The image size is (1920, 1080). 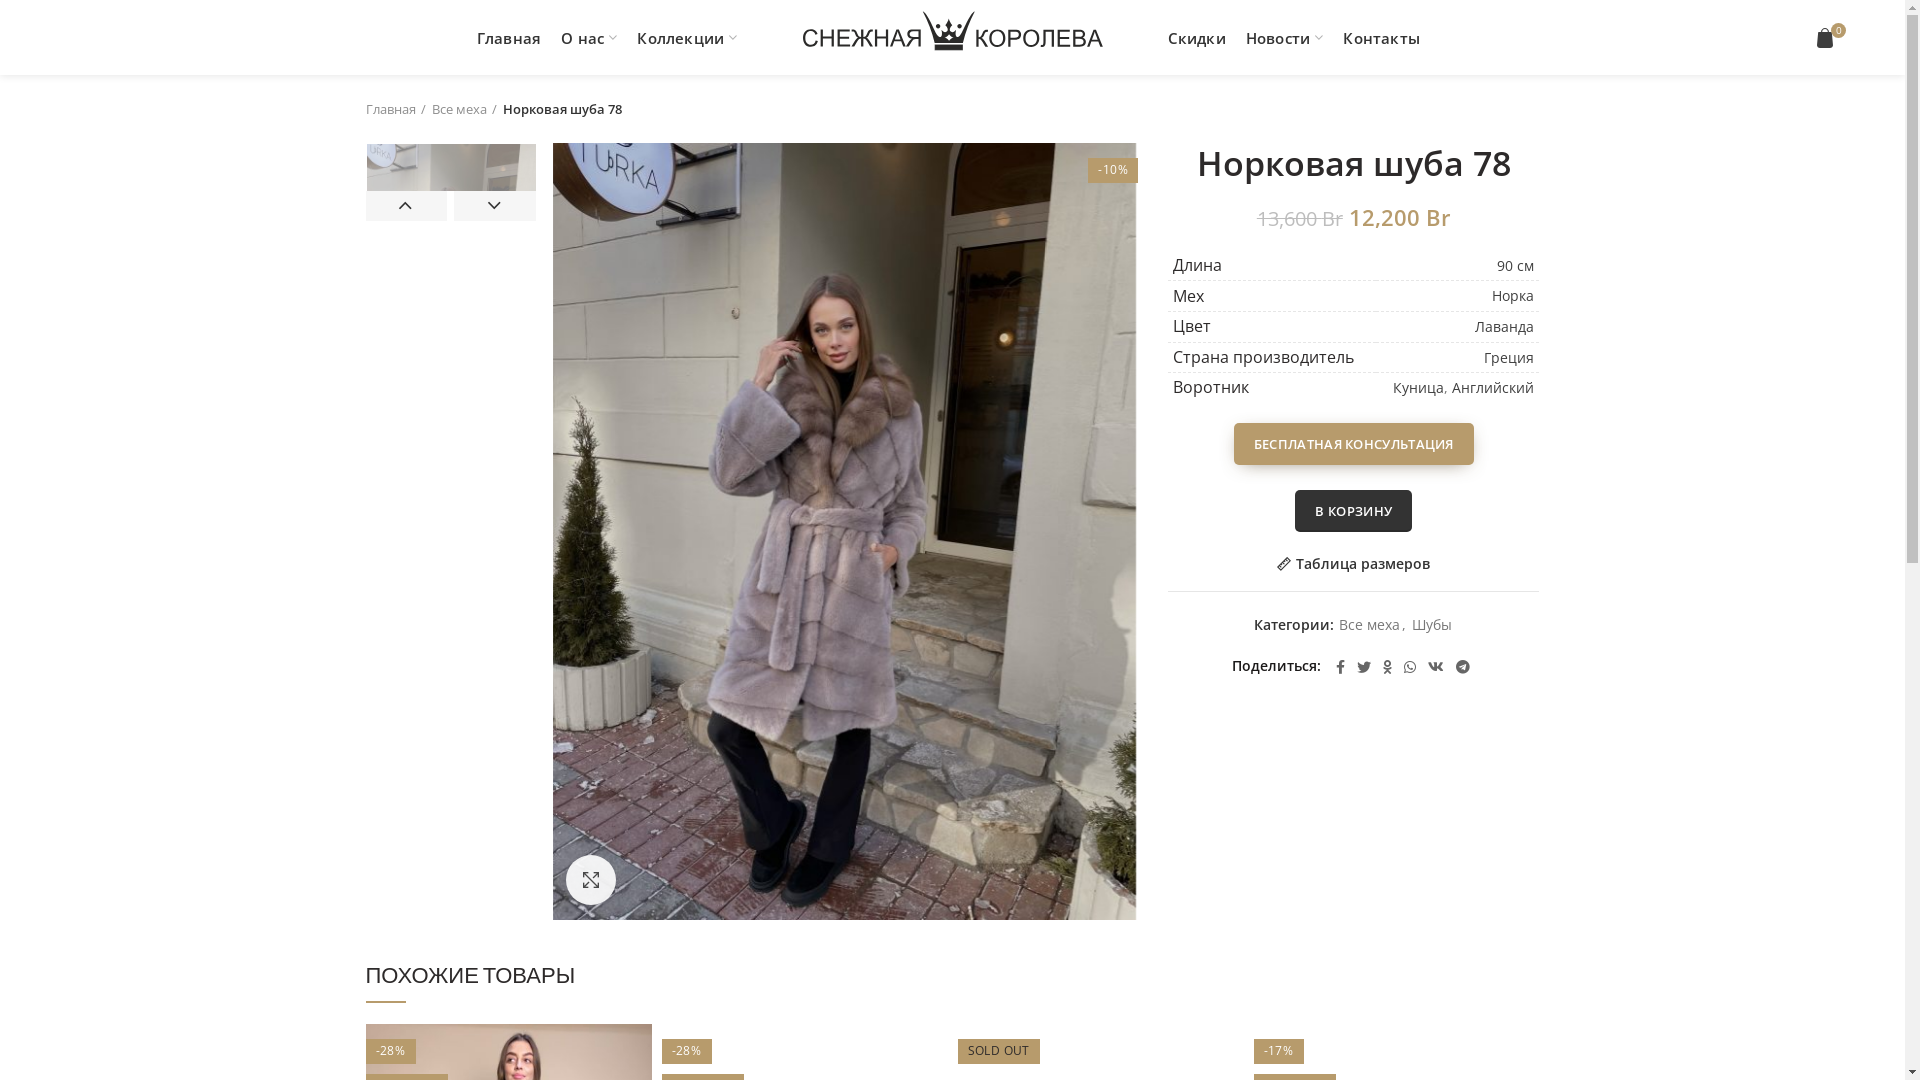 I want to click on 'Facebook', so click(x=1329, y=667).